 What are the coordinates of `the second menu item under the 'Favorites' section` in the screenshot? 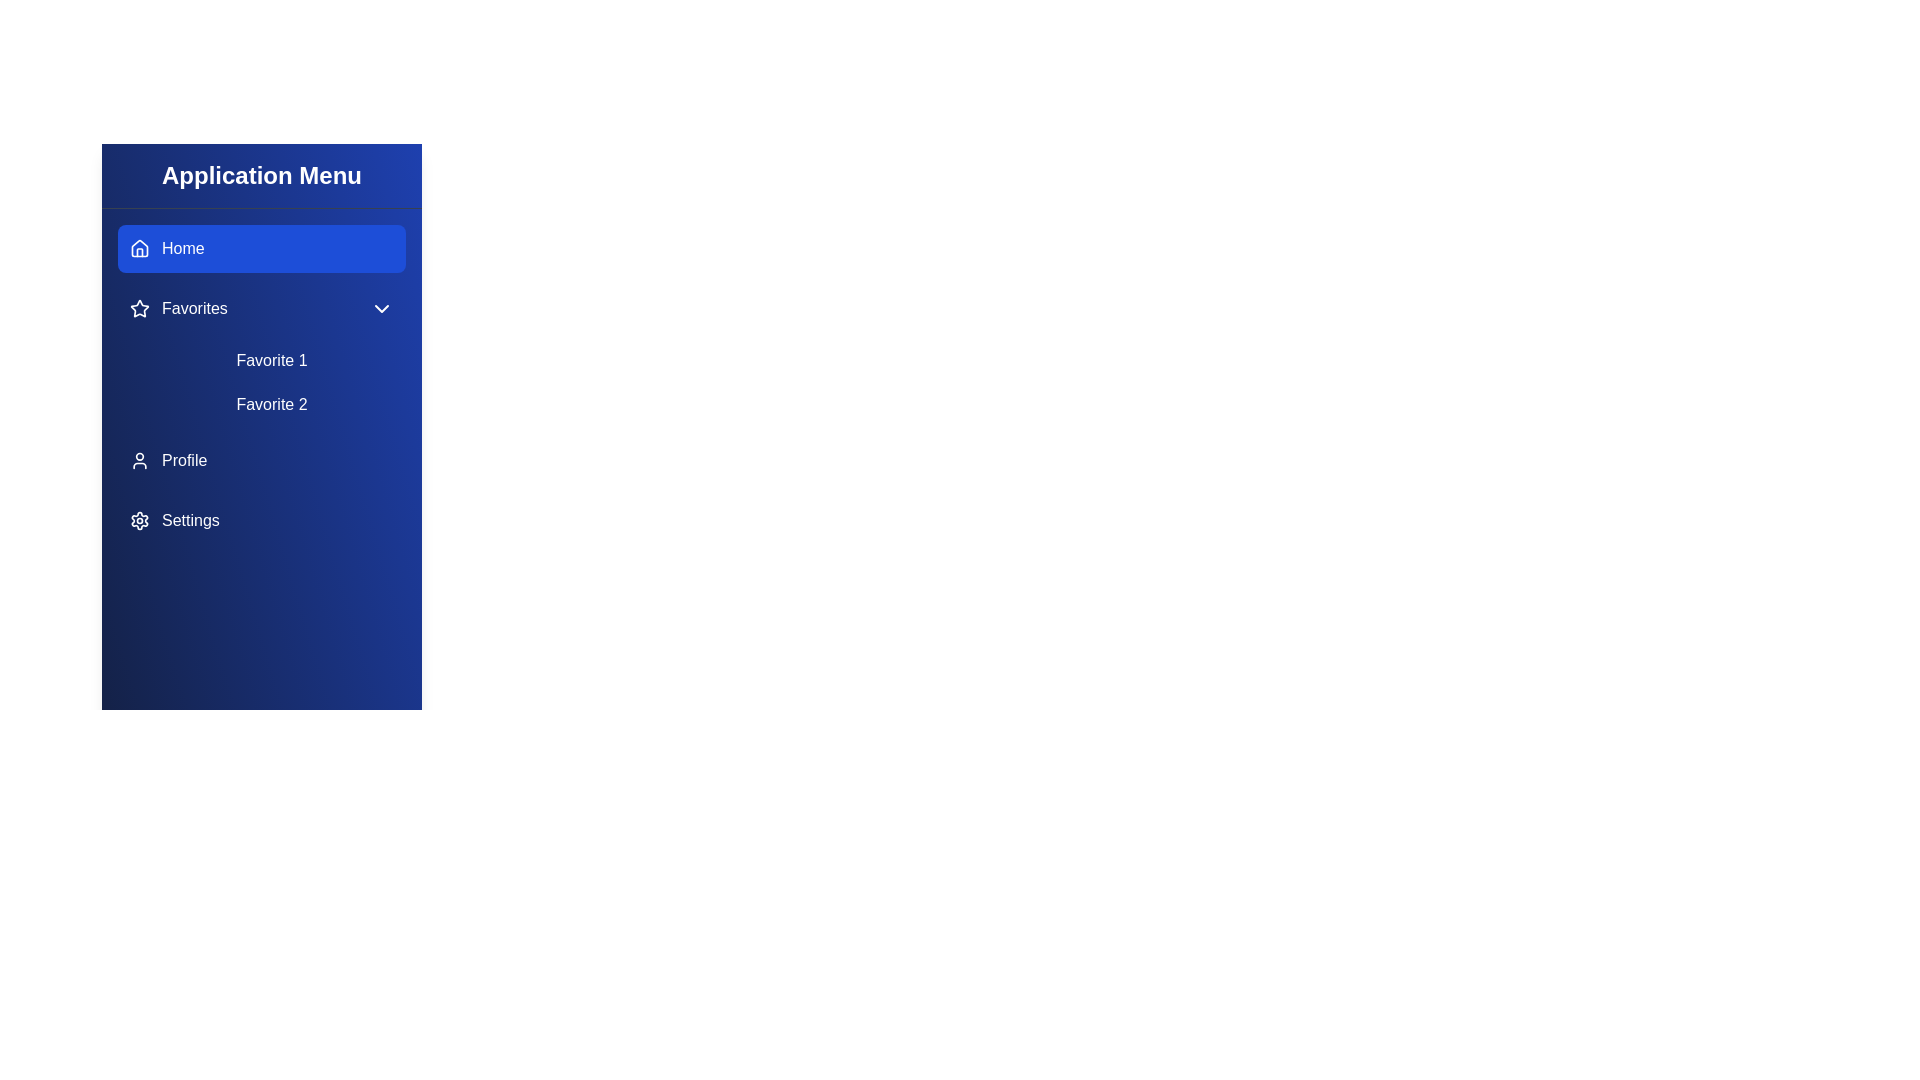 It's located at (271, 405).